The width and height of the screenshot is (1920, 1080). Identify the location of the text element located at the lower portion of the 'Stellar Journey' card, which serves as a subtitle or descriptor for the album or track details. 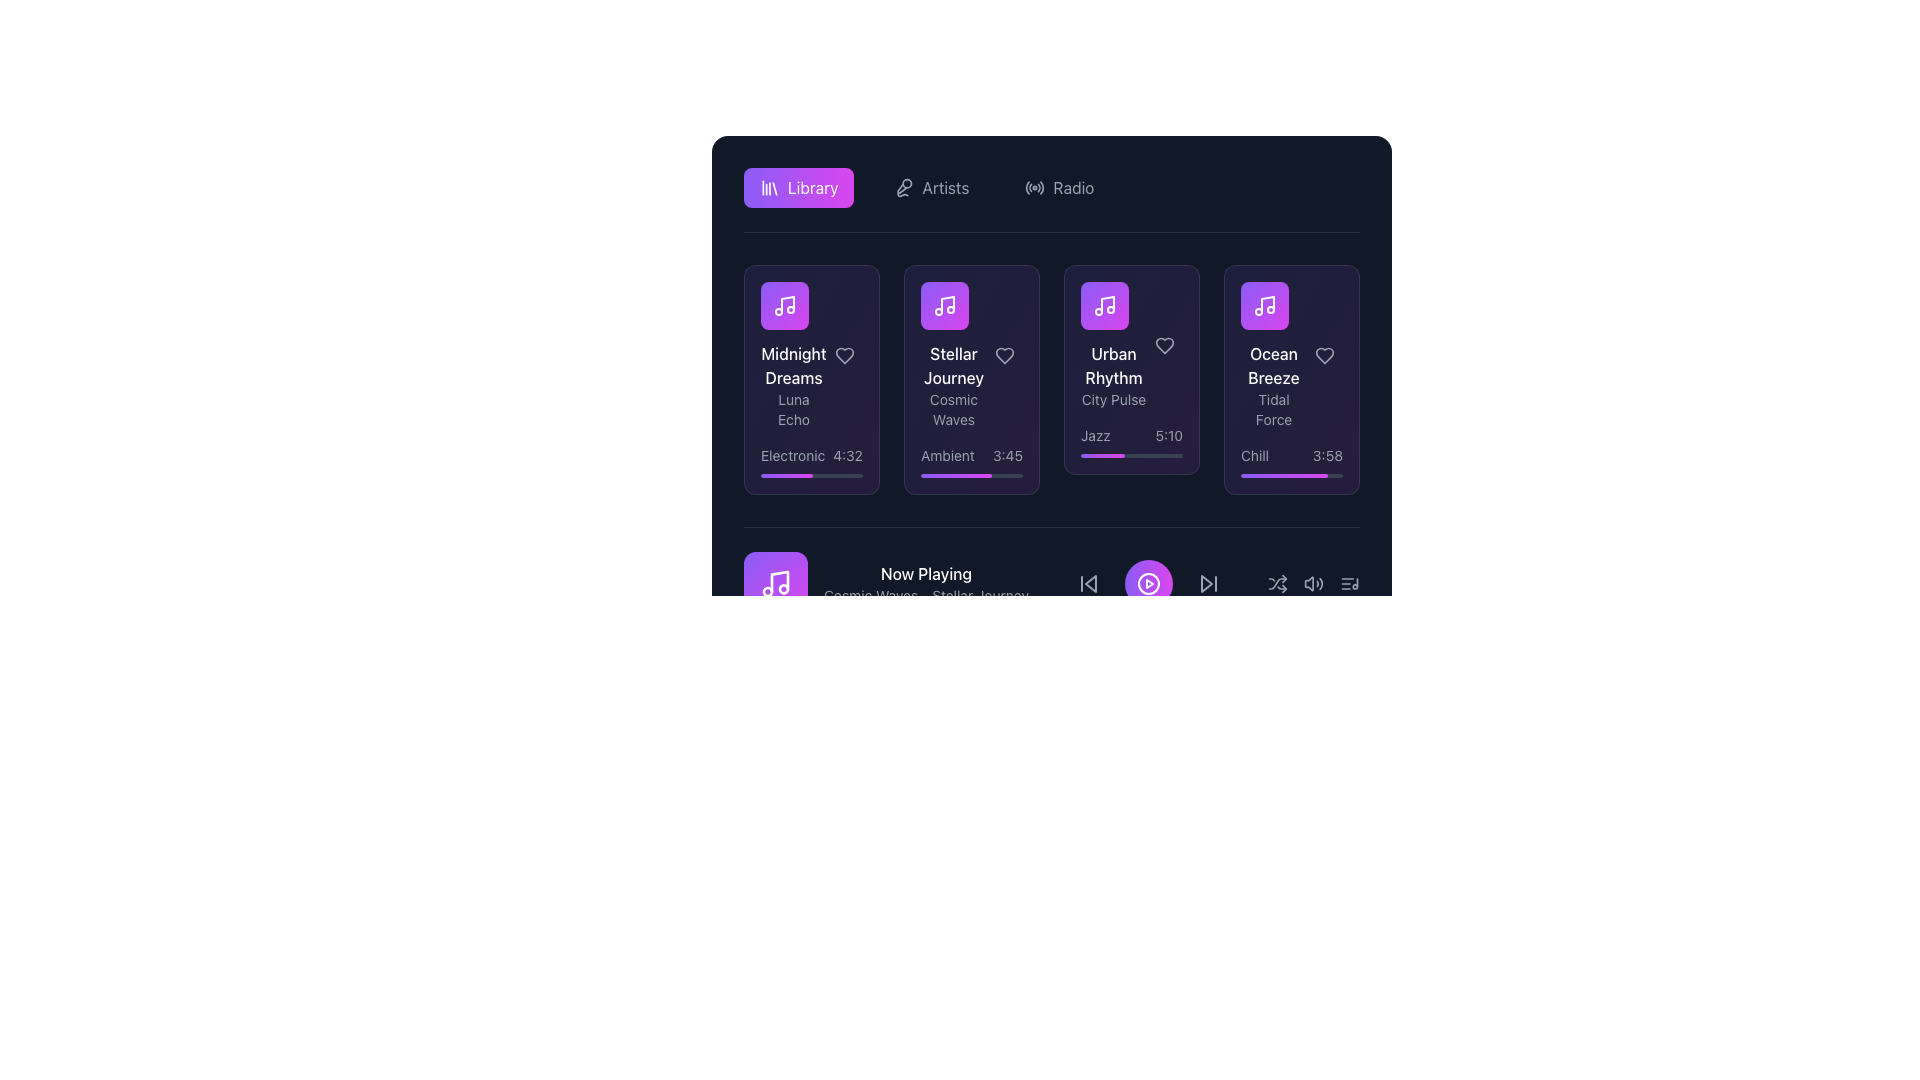
(953, 408).